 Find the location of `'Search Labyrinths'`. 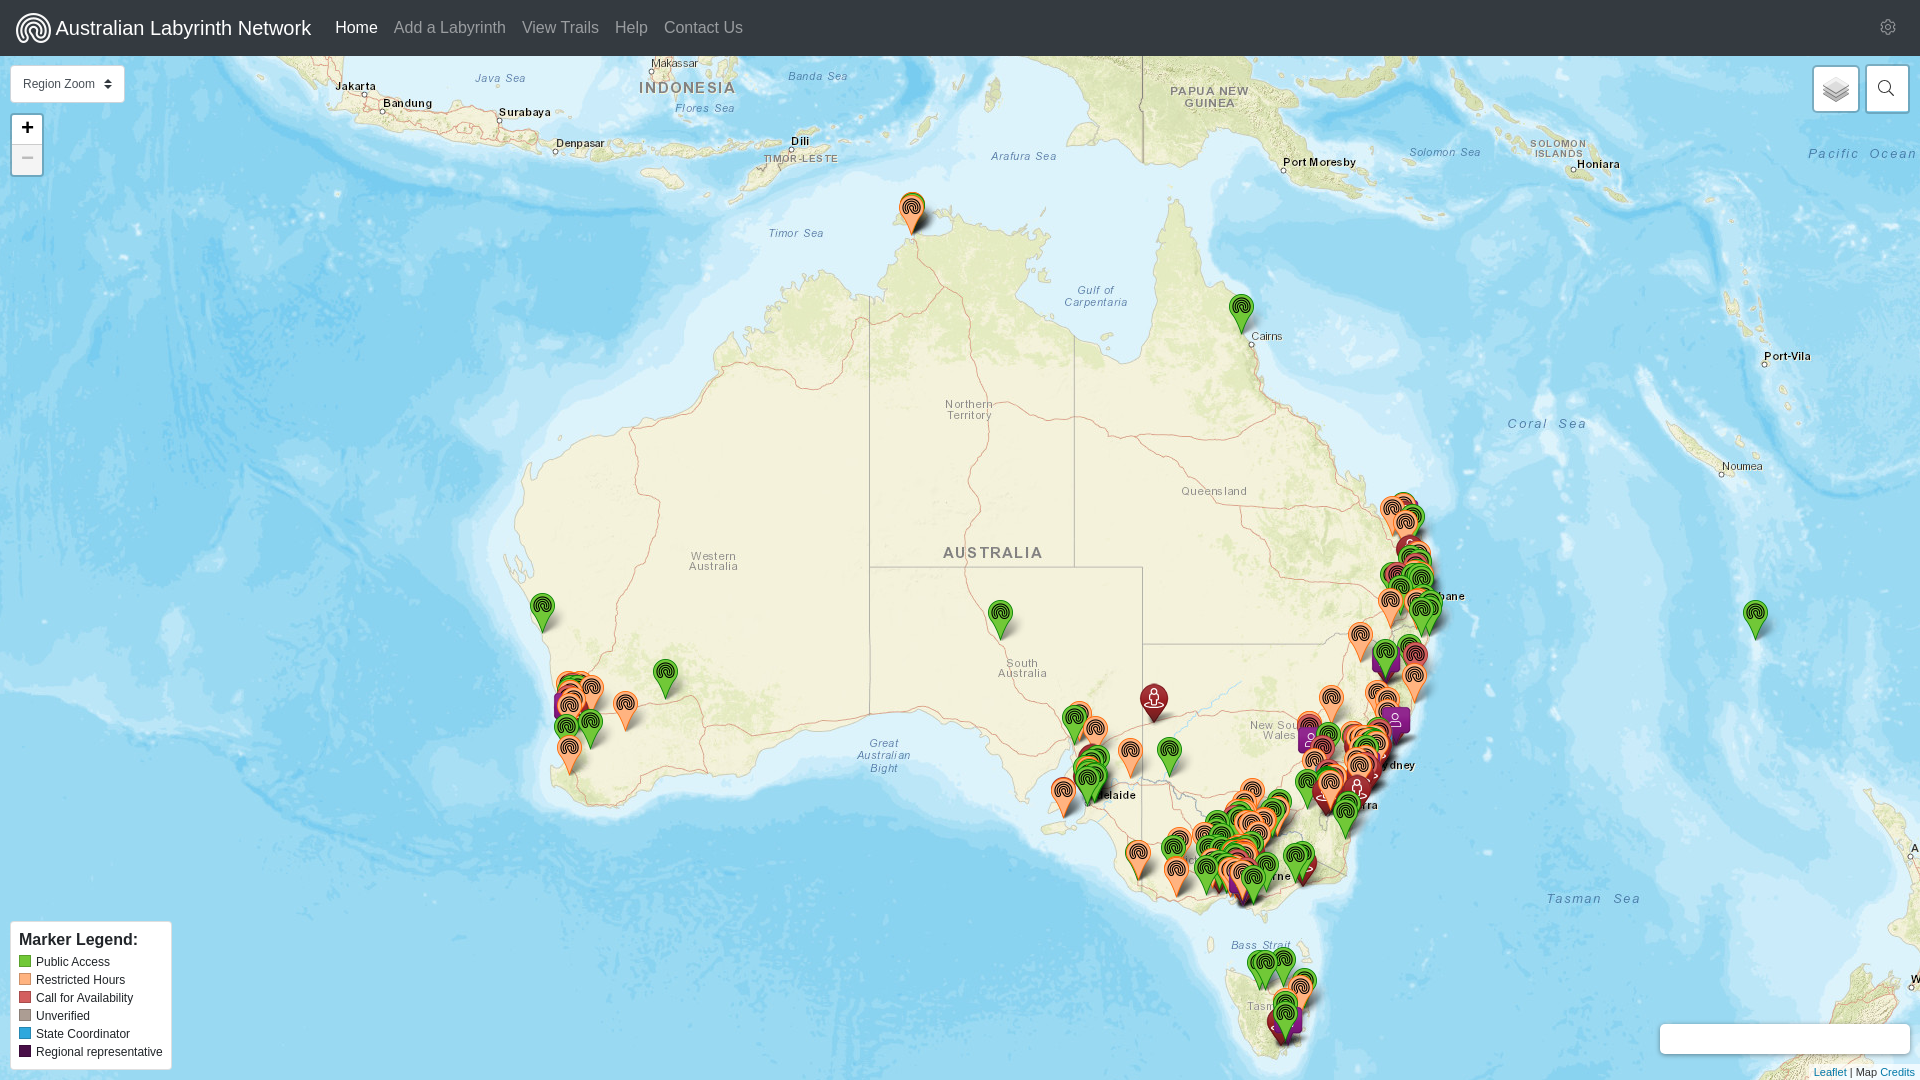

'Search Labyrinths' is located at coordinates (1884, 87).